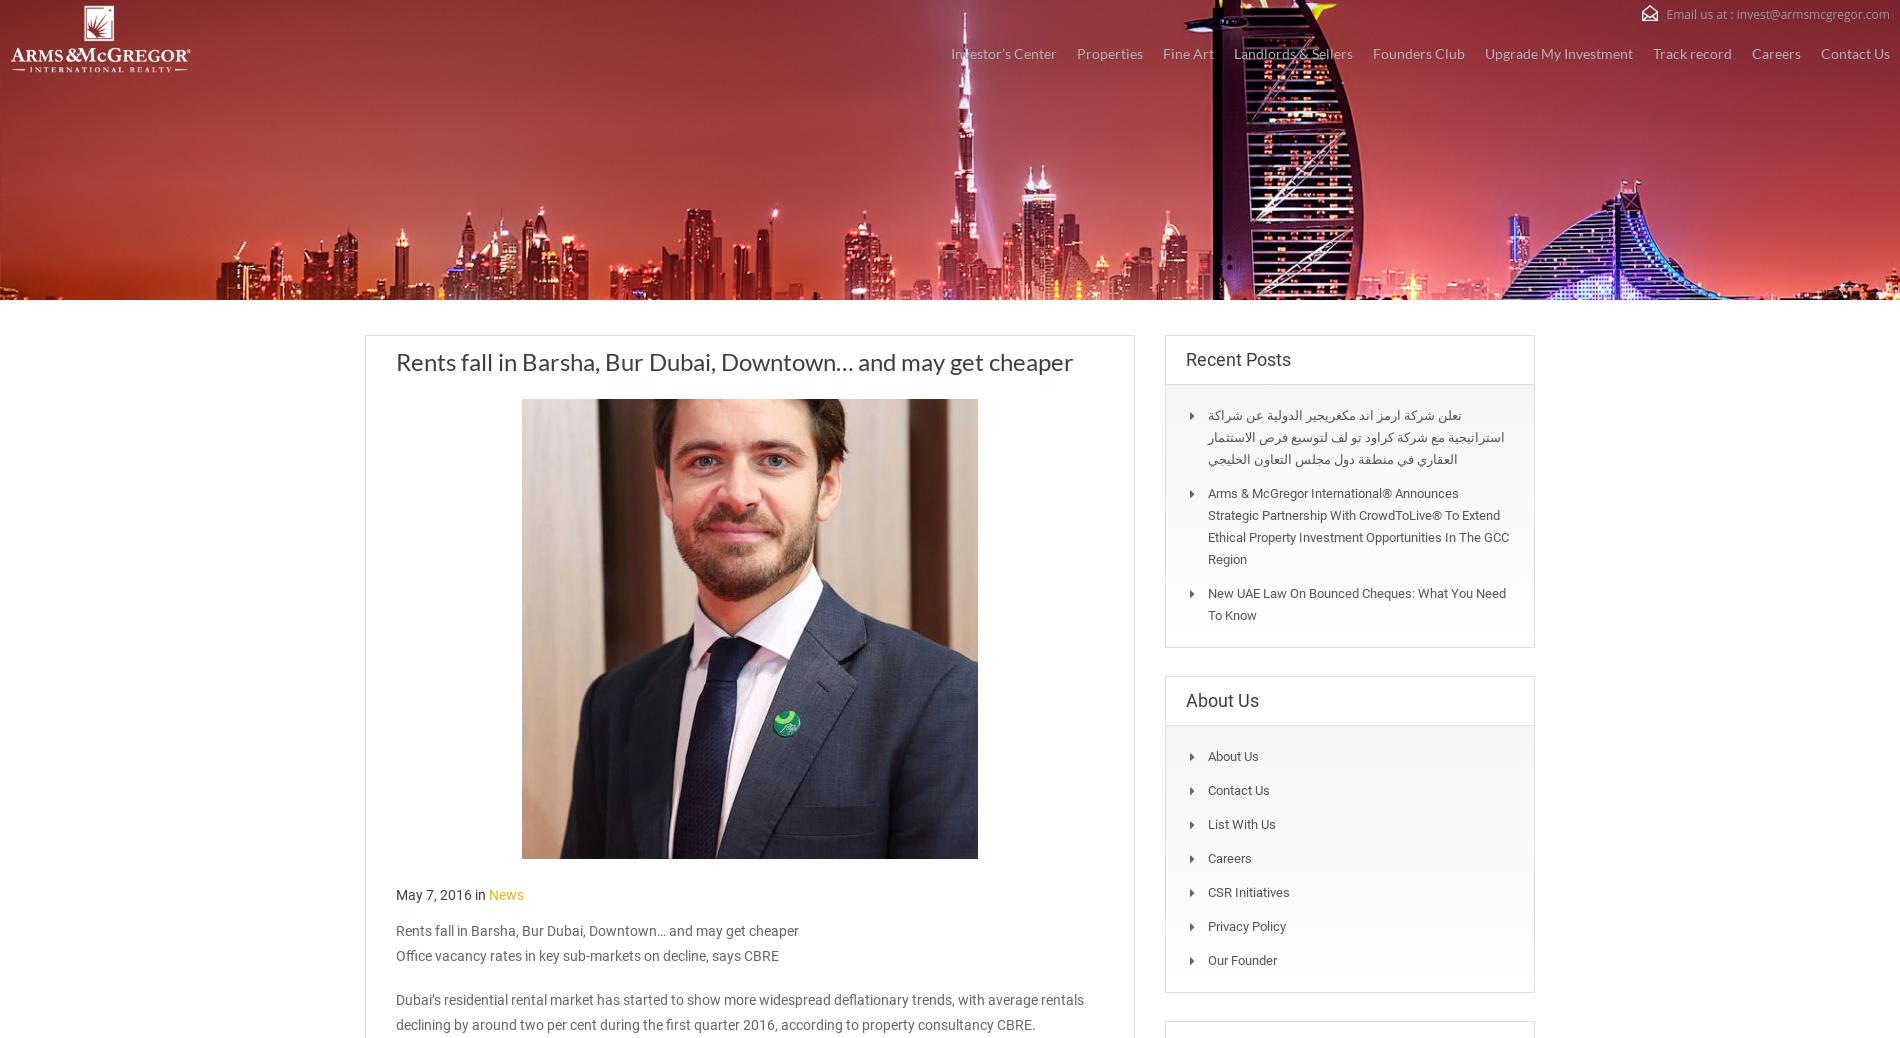 Image resolution: width=1900 pixels, height=1038 pixels. I want to click on 'Track record', so click(1691, 51).